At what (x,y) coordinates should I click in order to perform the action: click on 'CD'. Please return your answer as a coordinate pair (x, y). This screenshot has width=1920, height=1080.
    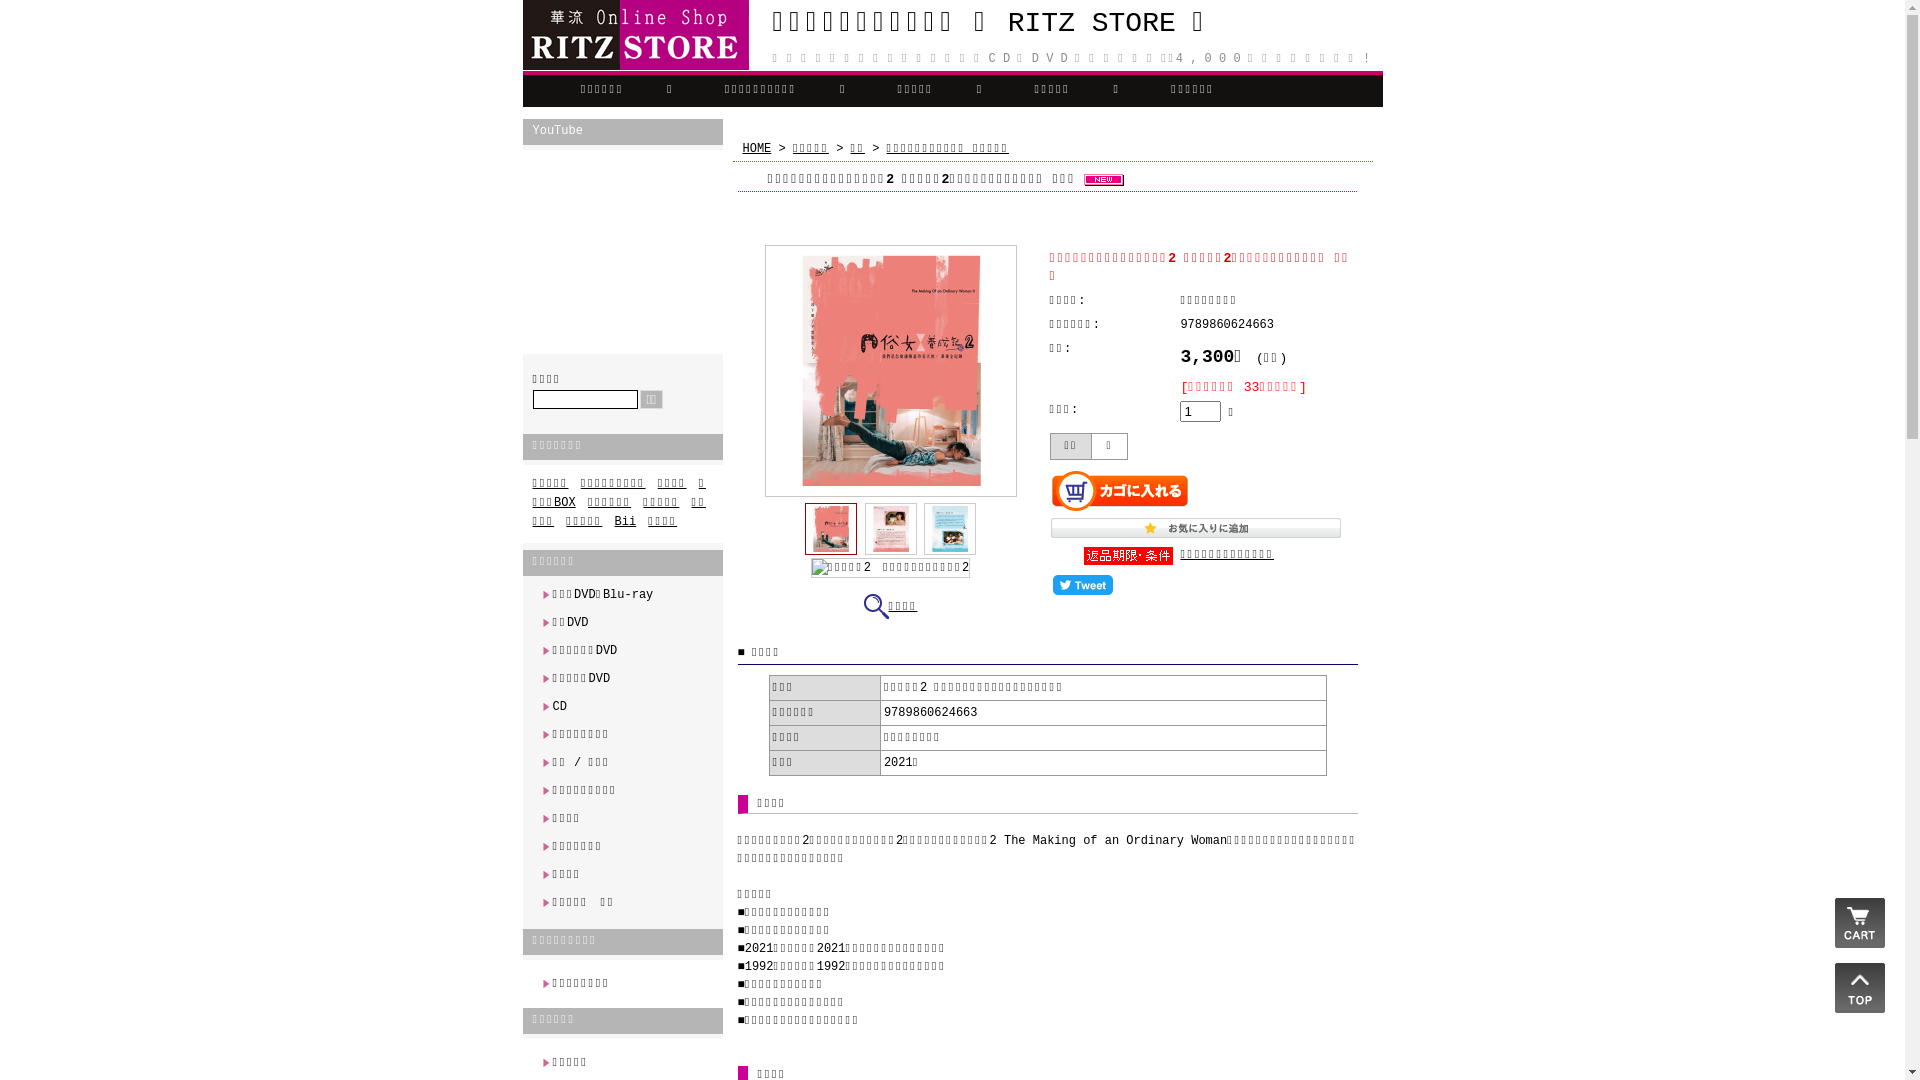
    Looking at the image, I should click on (621, 705).